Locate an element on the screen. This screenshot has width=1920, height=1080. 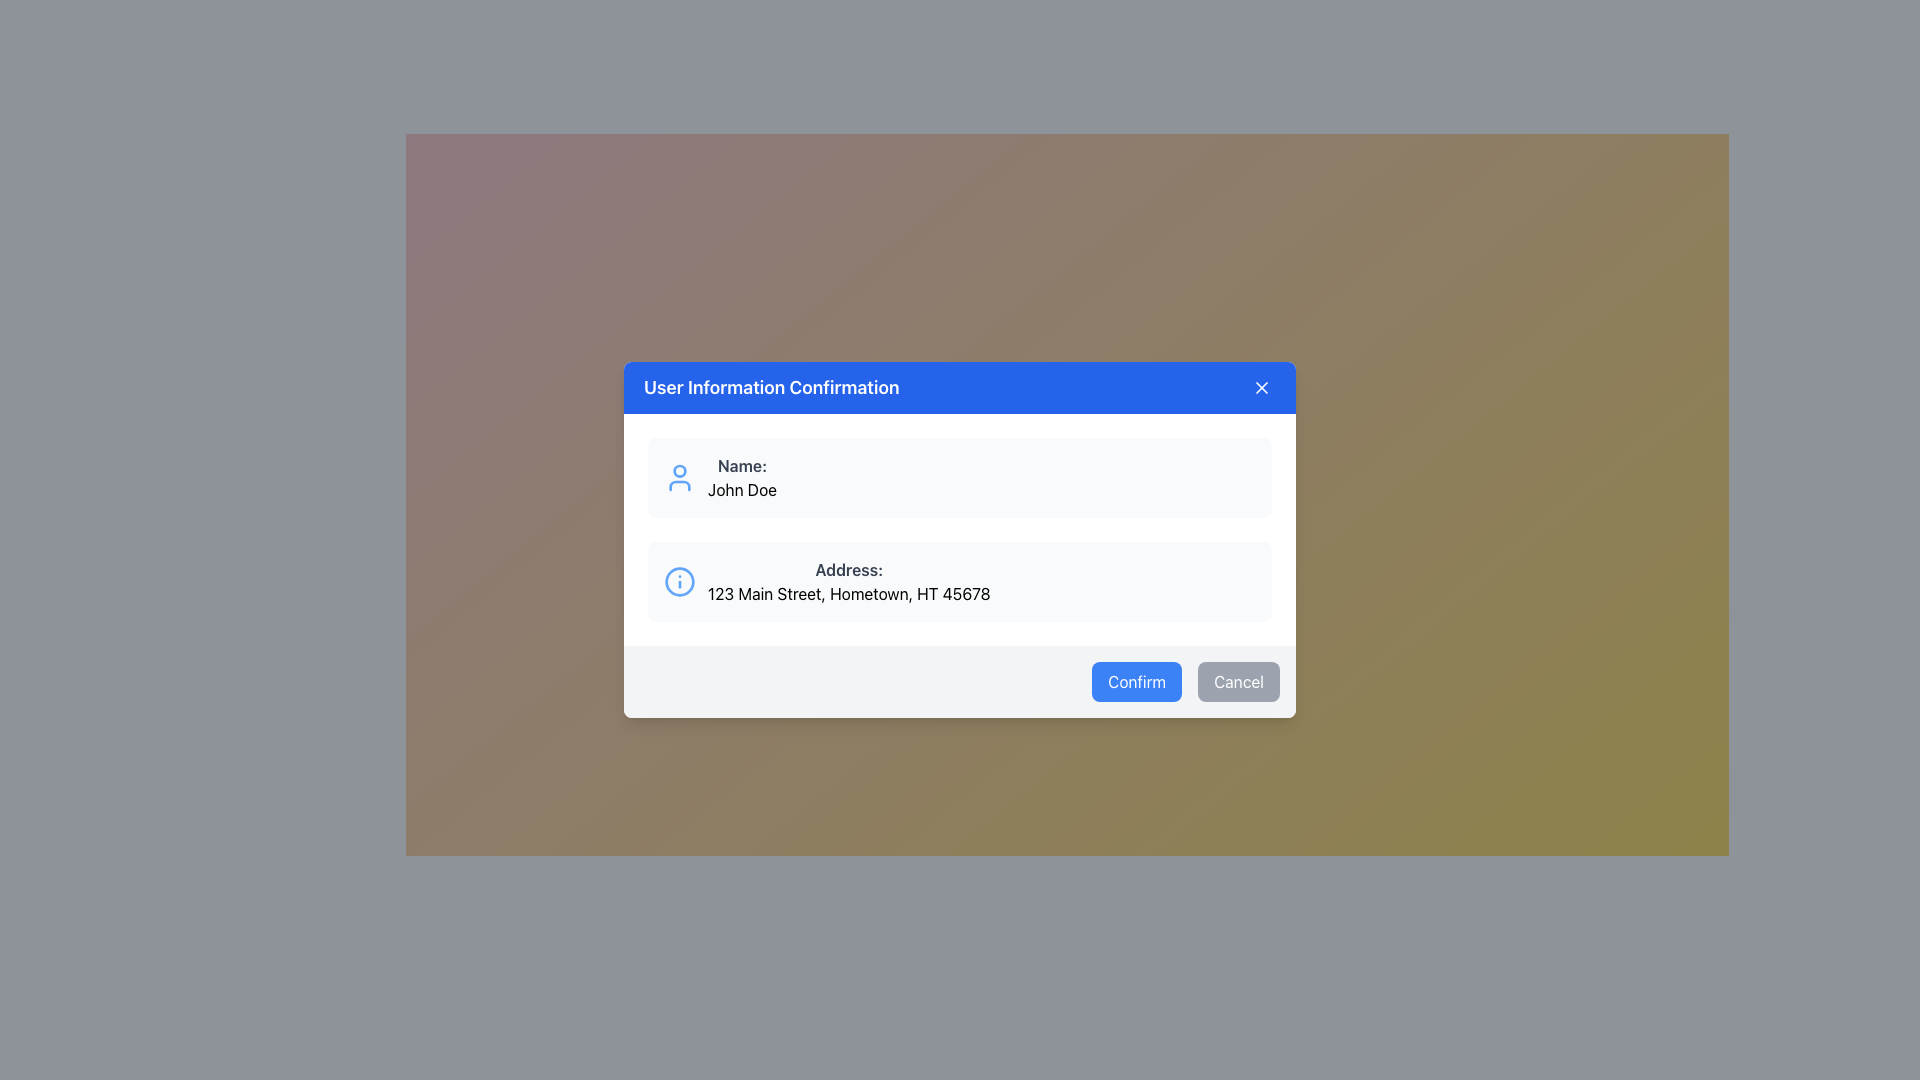
the second inline text element displaying the address information under the label 'Address:' in the 'User Information Confirmation' modal is located at coordinates (849, 593).